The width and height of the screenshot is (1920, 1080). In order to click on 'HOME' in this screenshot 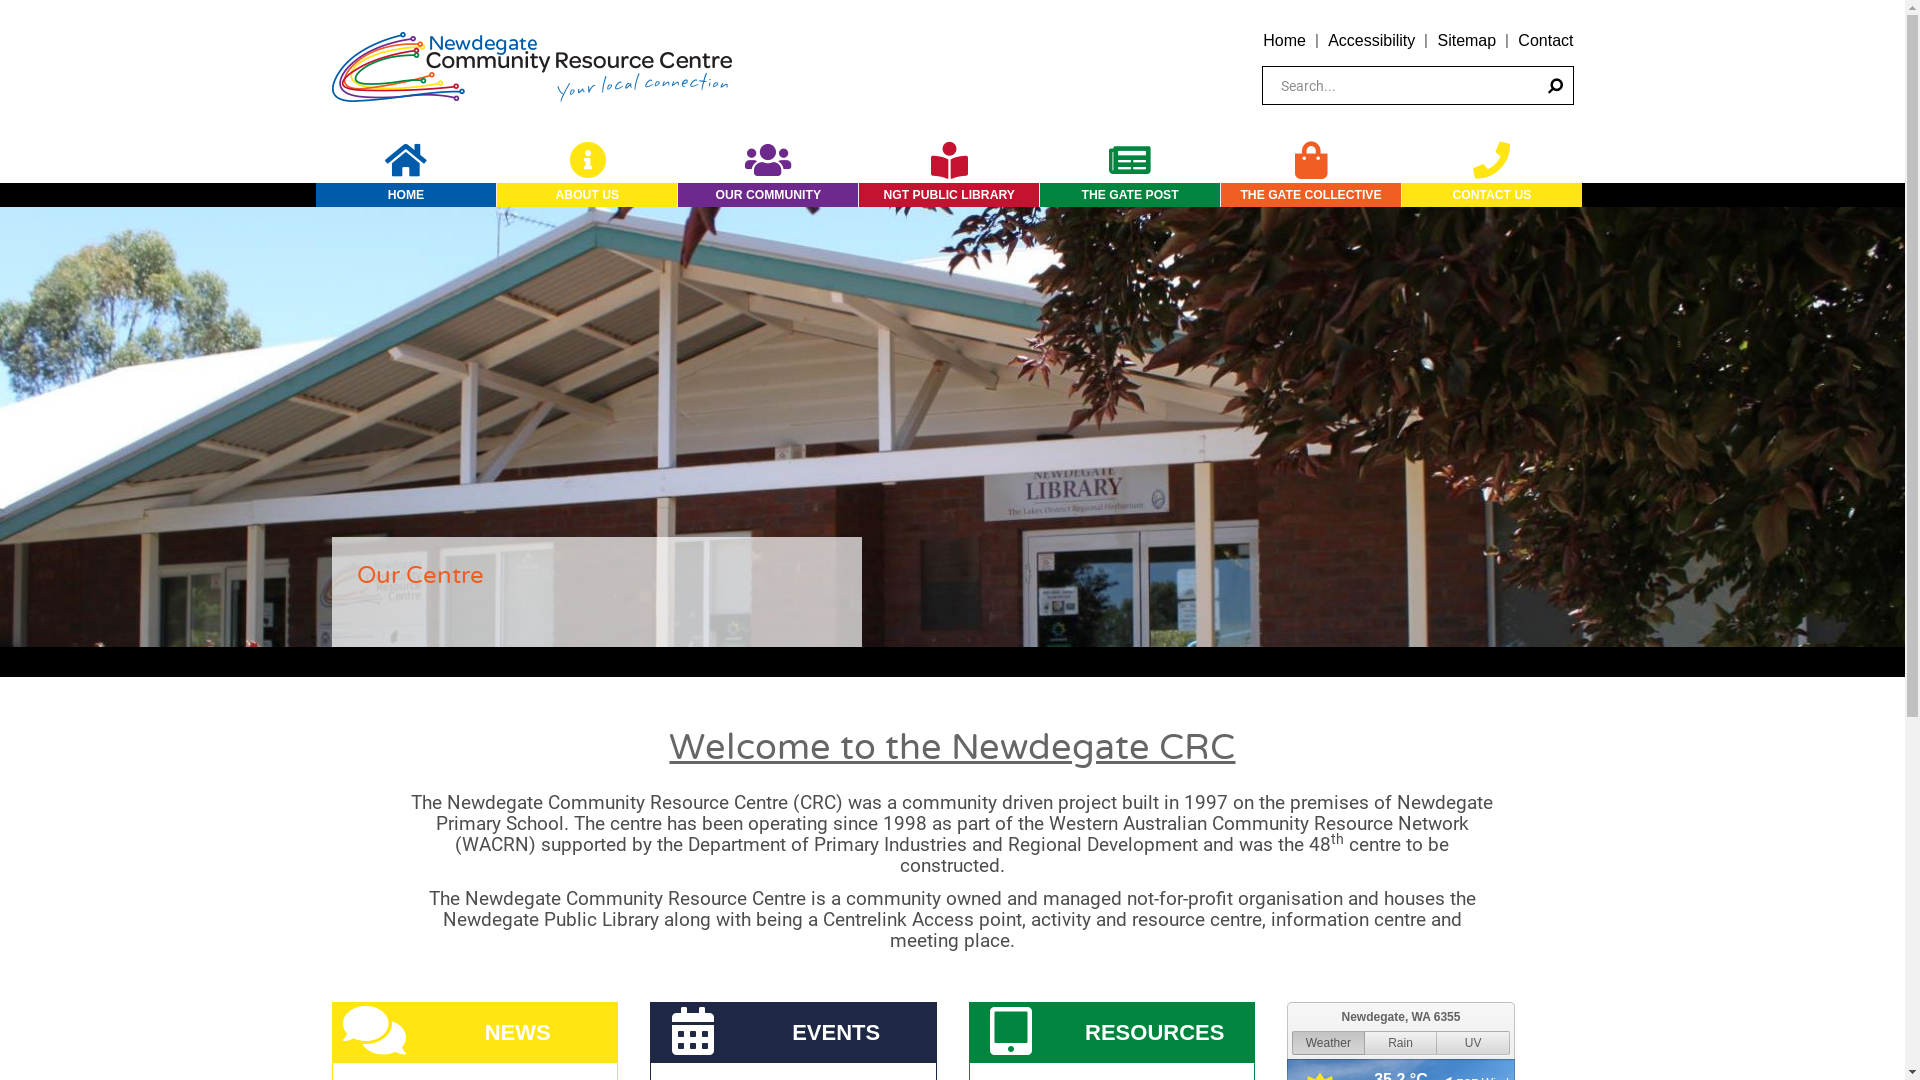, I will do `click(405, 195)`.